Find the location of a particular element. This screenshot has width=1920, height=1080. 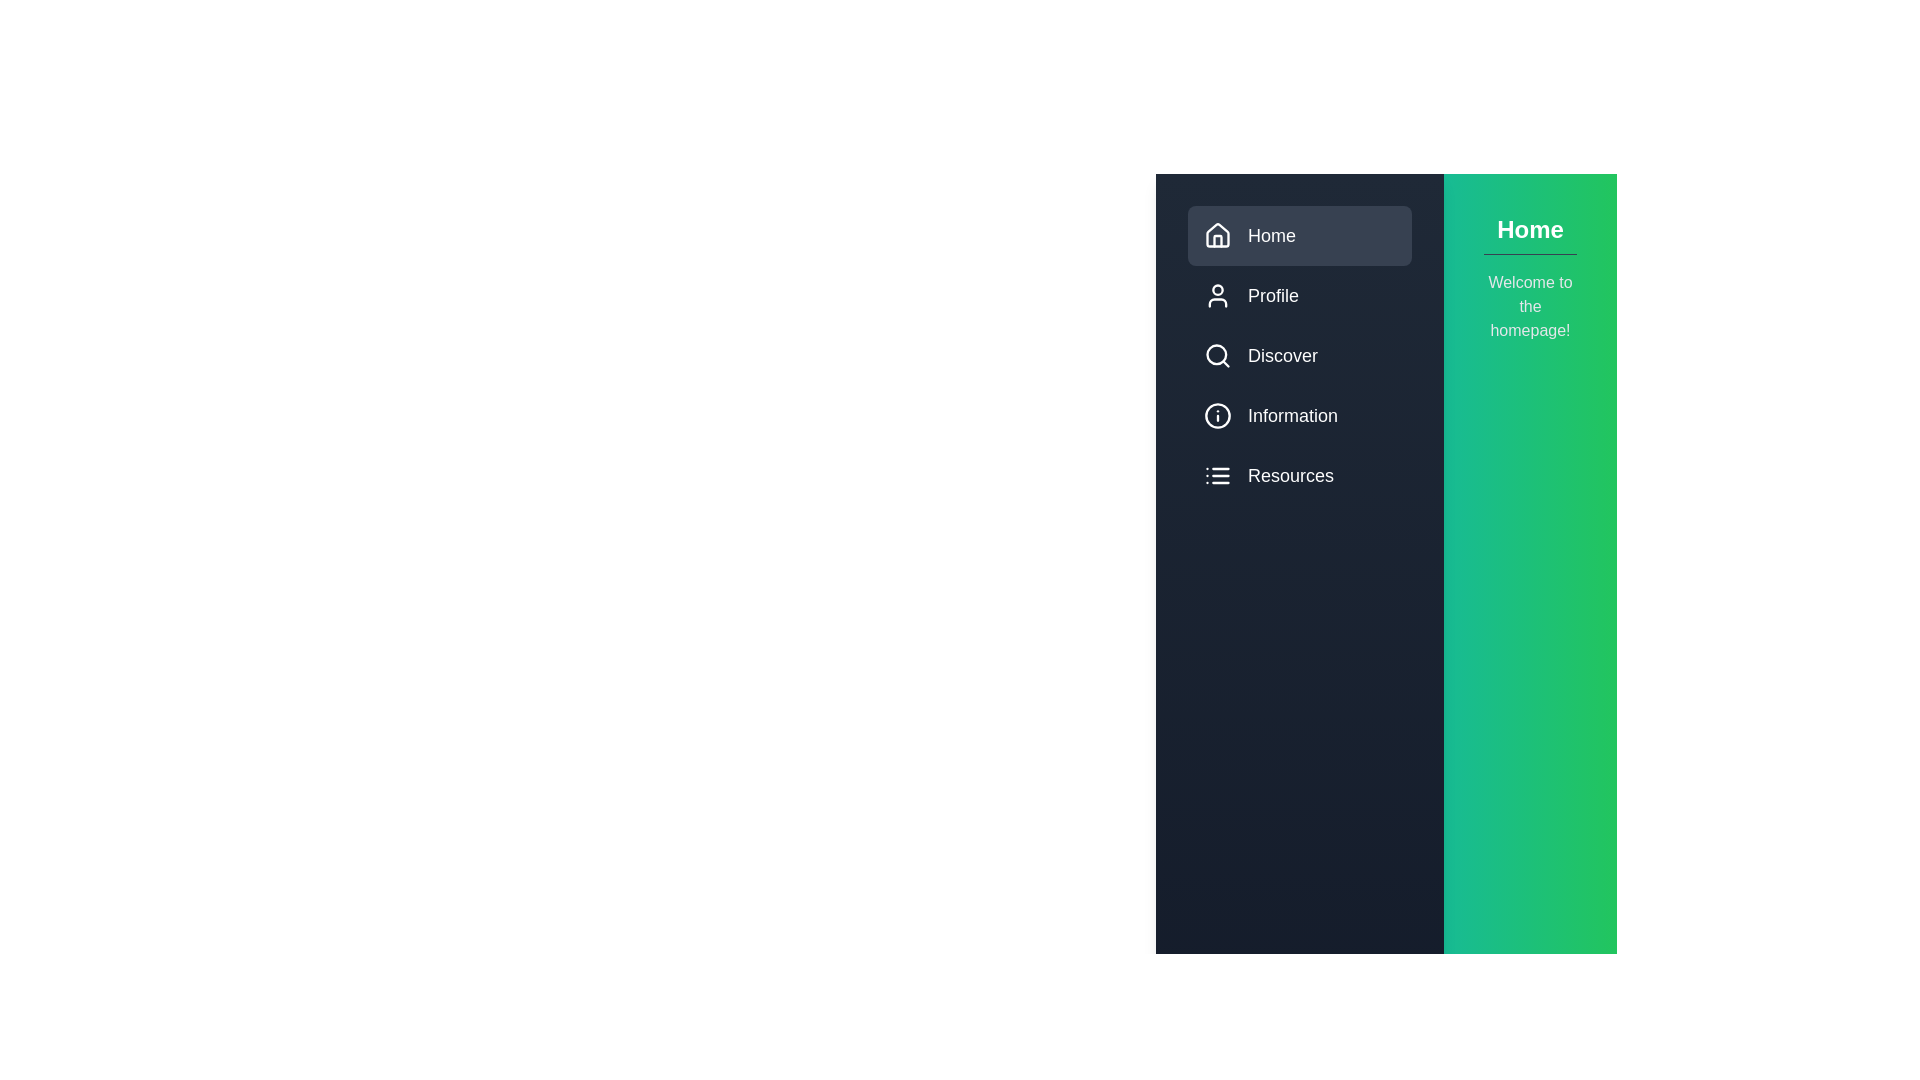

the menu item labeled Resources to switch the active content is located at coordinates (1300, 475).